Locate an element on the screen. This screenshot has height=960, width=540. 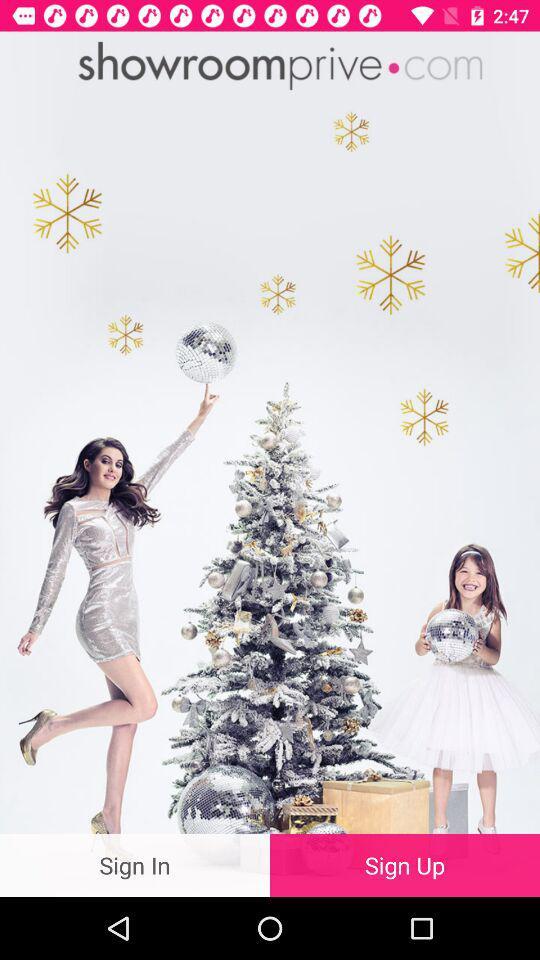
sign in is located at coordinates (135, 864).